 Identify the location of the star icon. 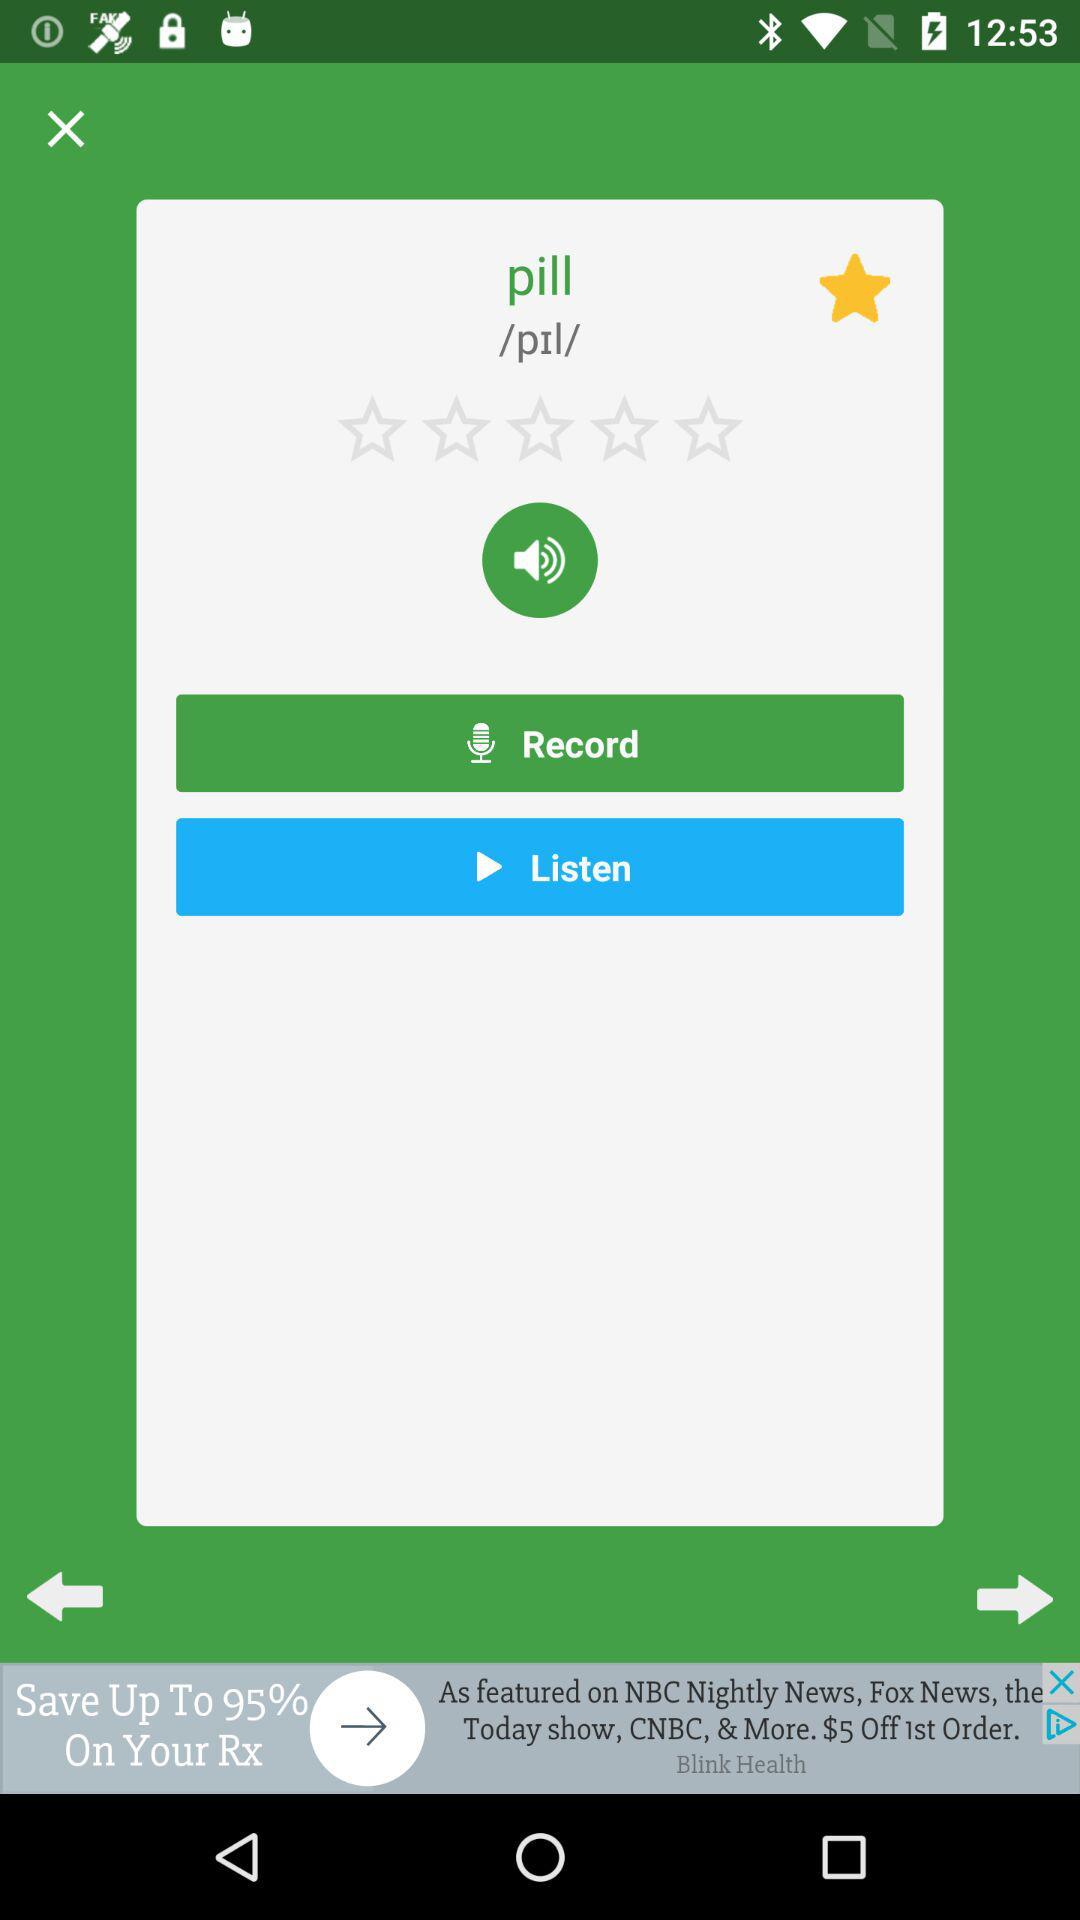
(855, 287).